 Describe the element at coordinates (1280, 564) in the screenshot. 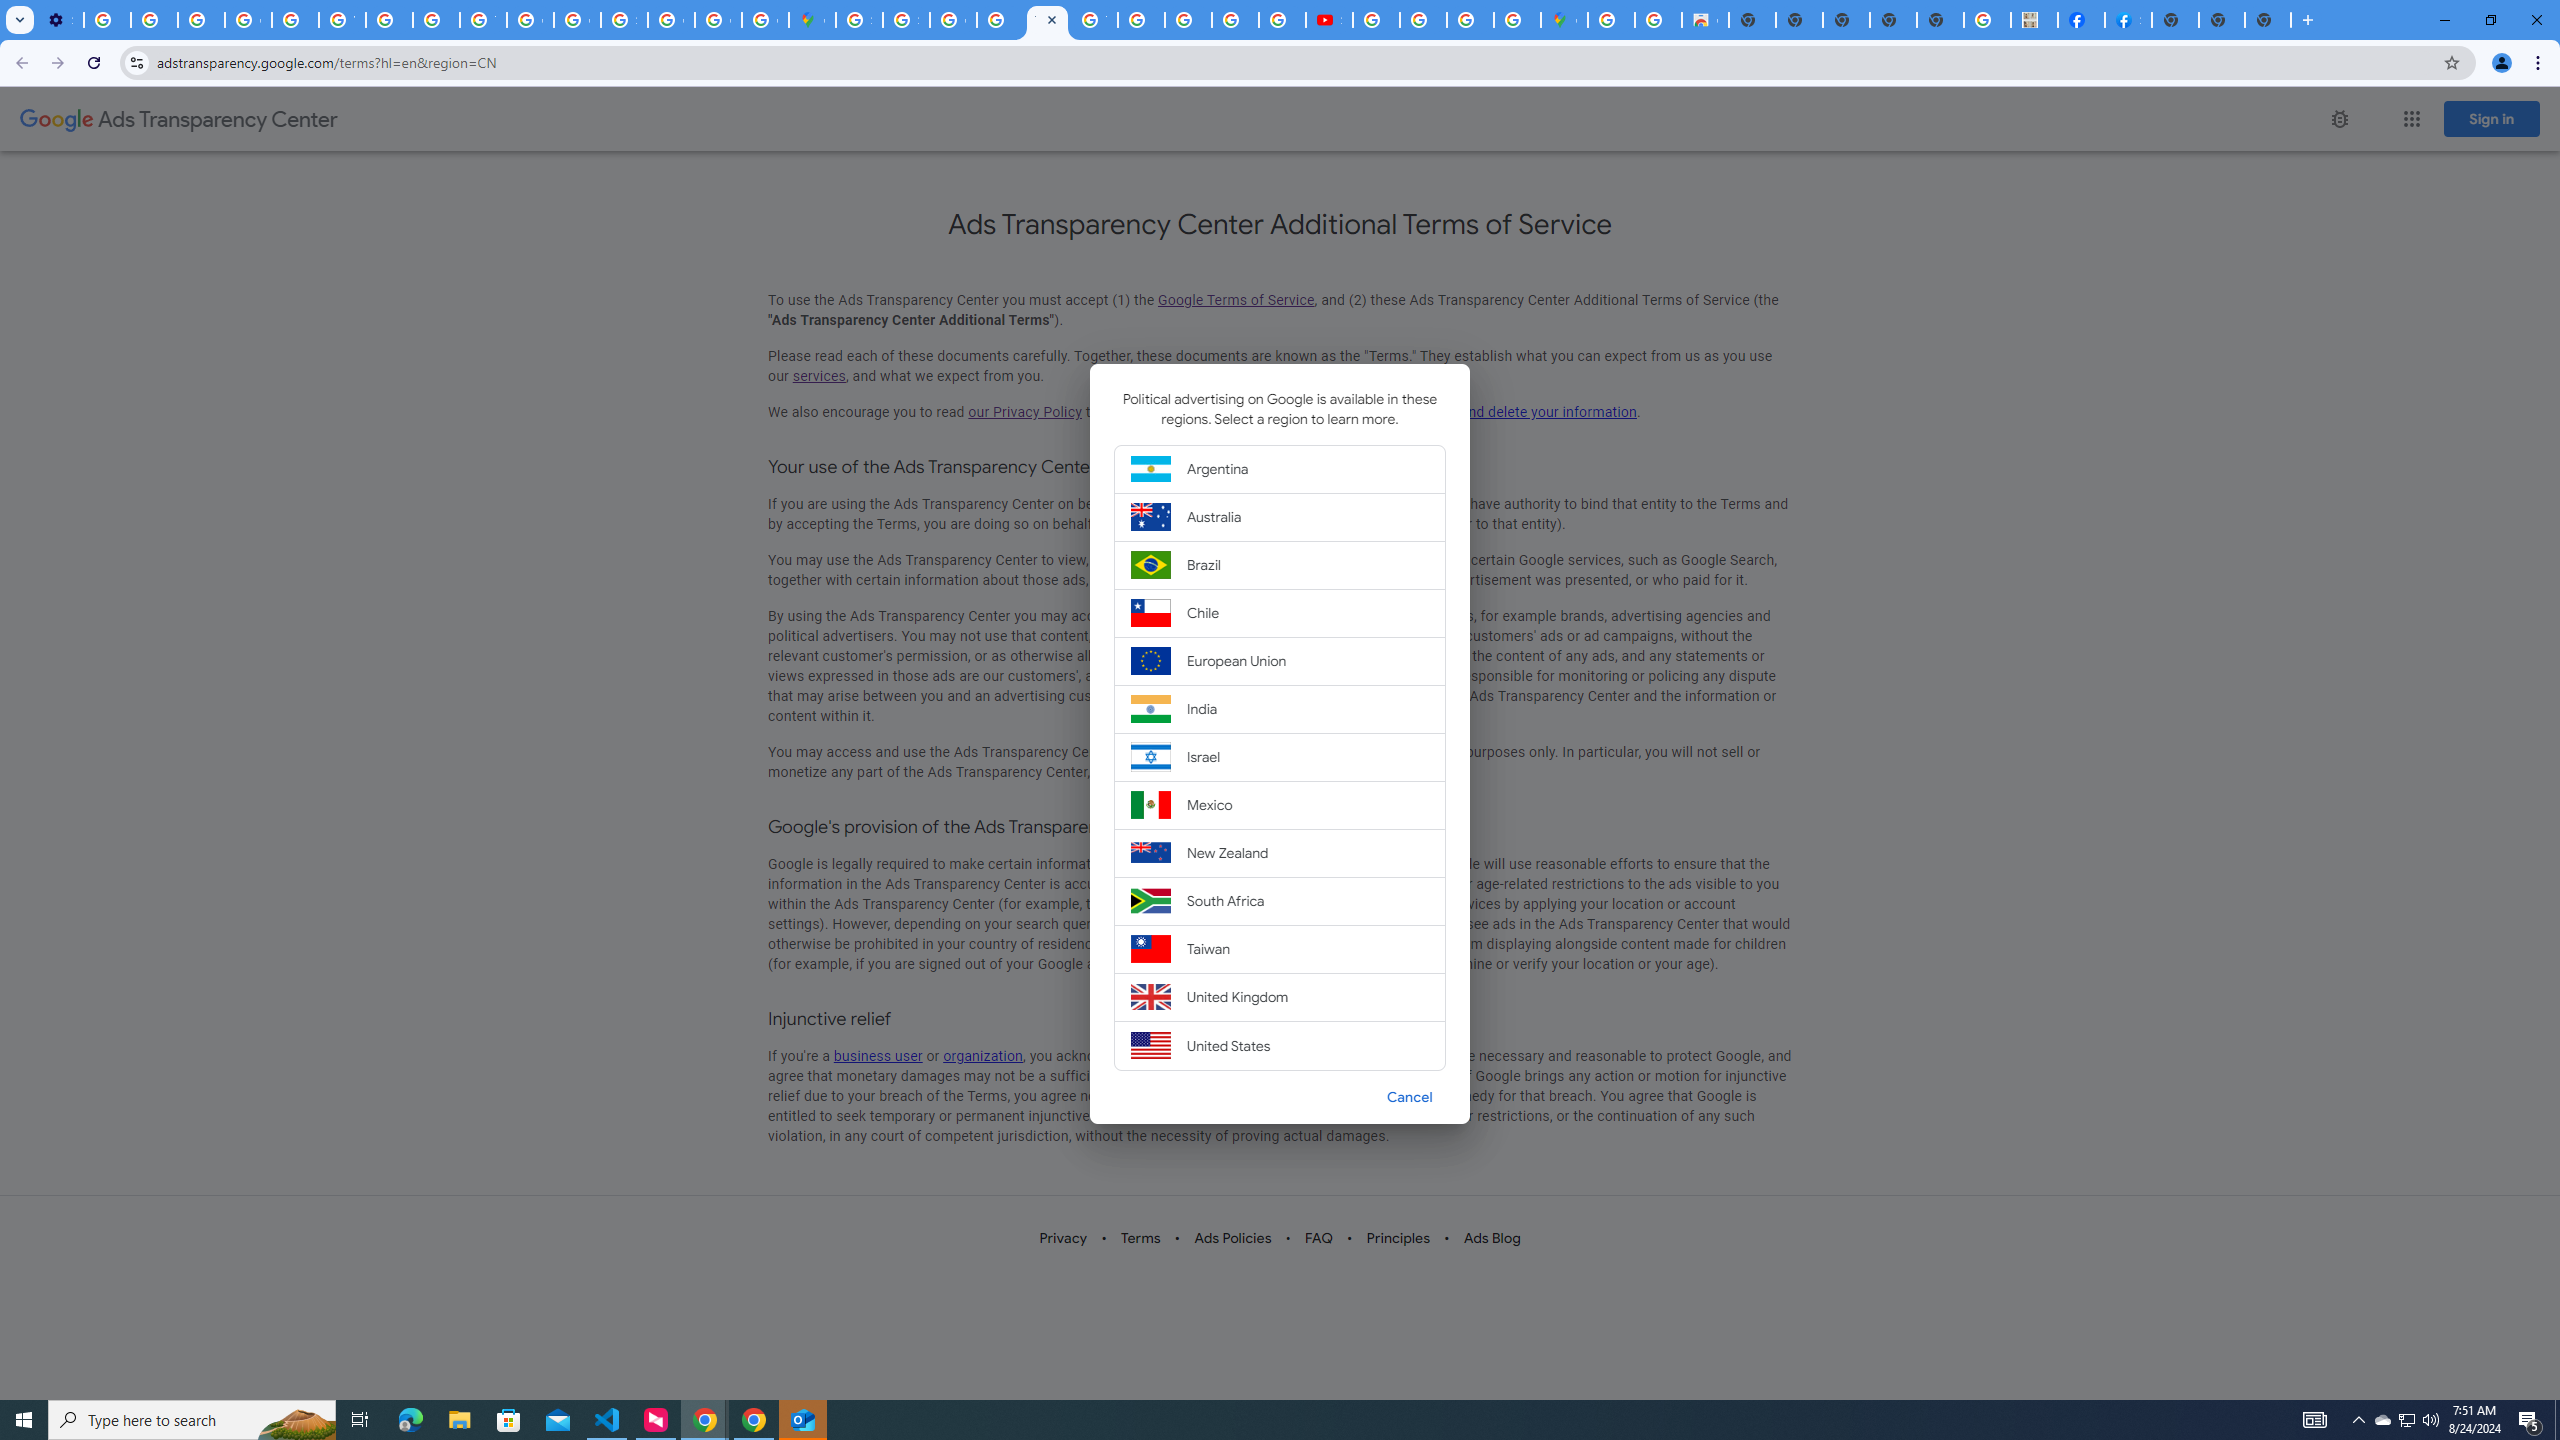

I see `'Brazil'` at that location.